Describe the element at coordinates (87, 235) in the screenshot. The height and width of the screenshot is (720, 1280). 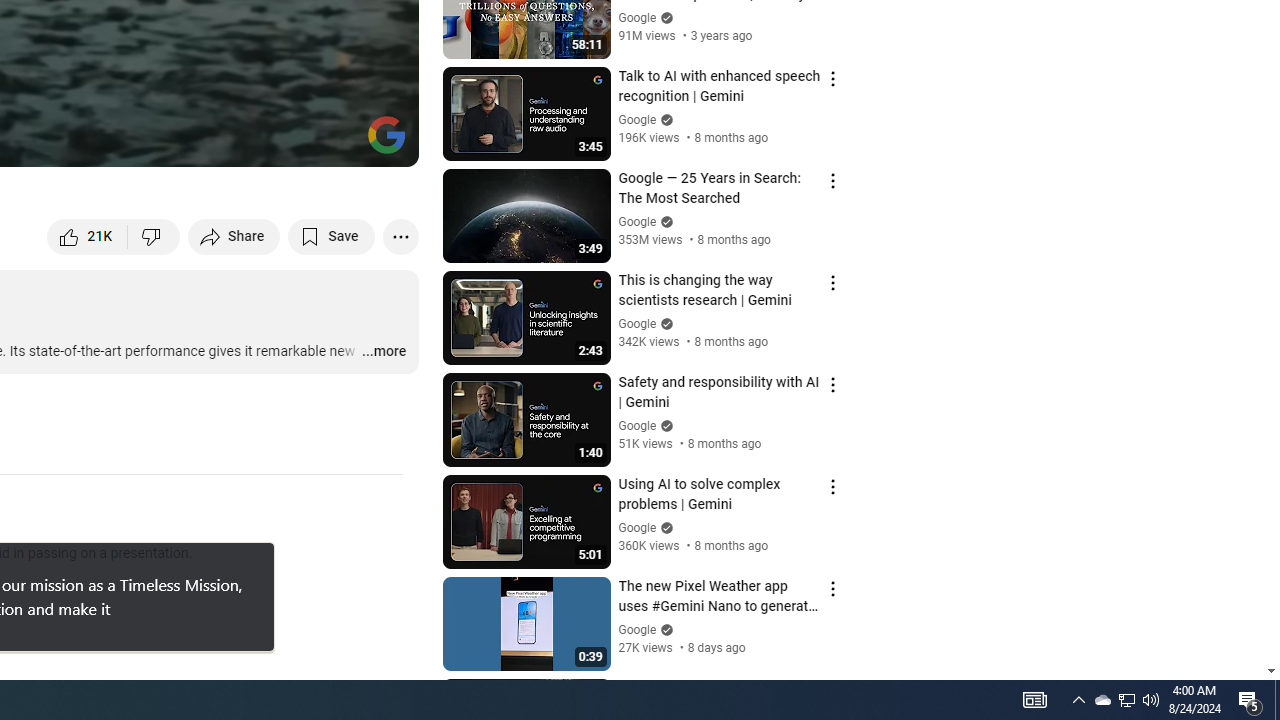
I see `'like this video along with 21,118 other people'` at that location.